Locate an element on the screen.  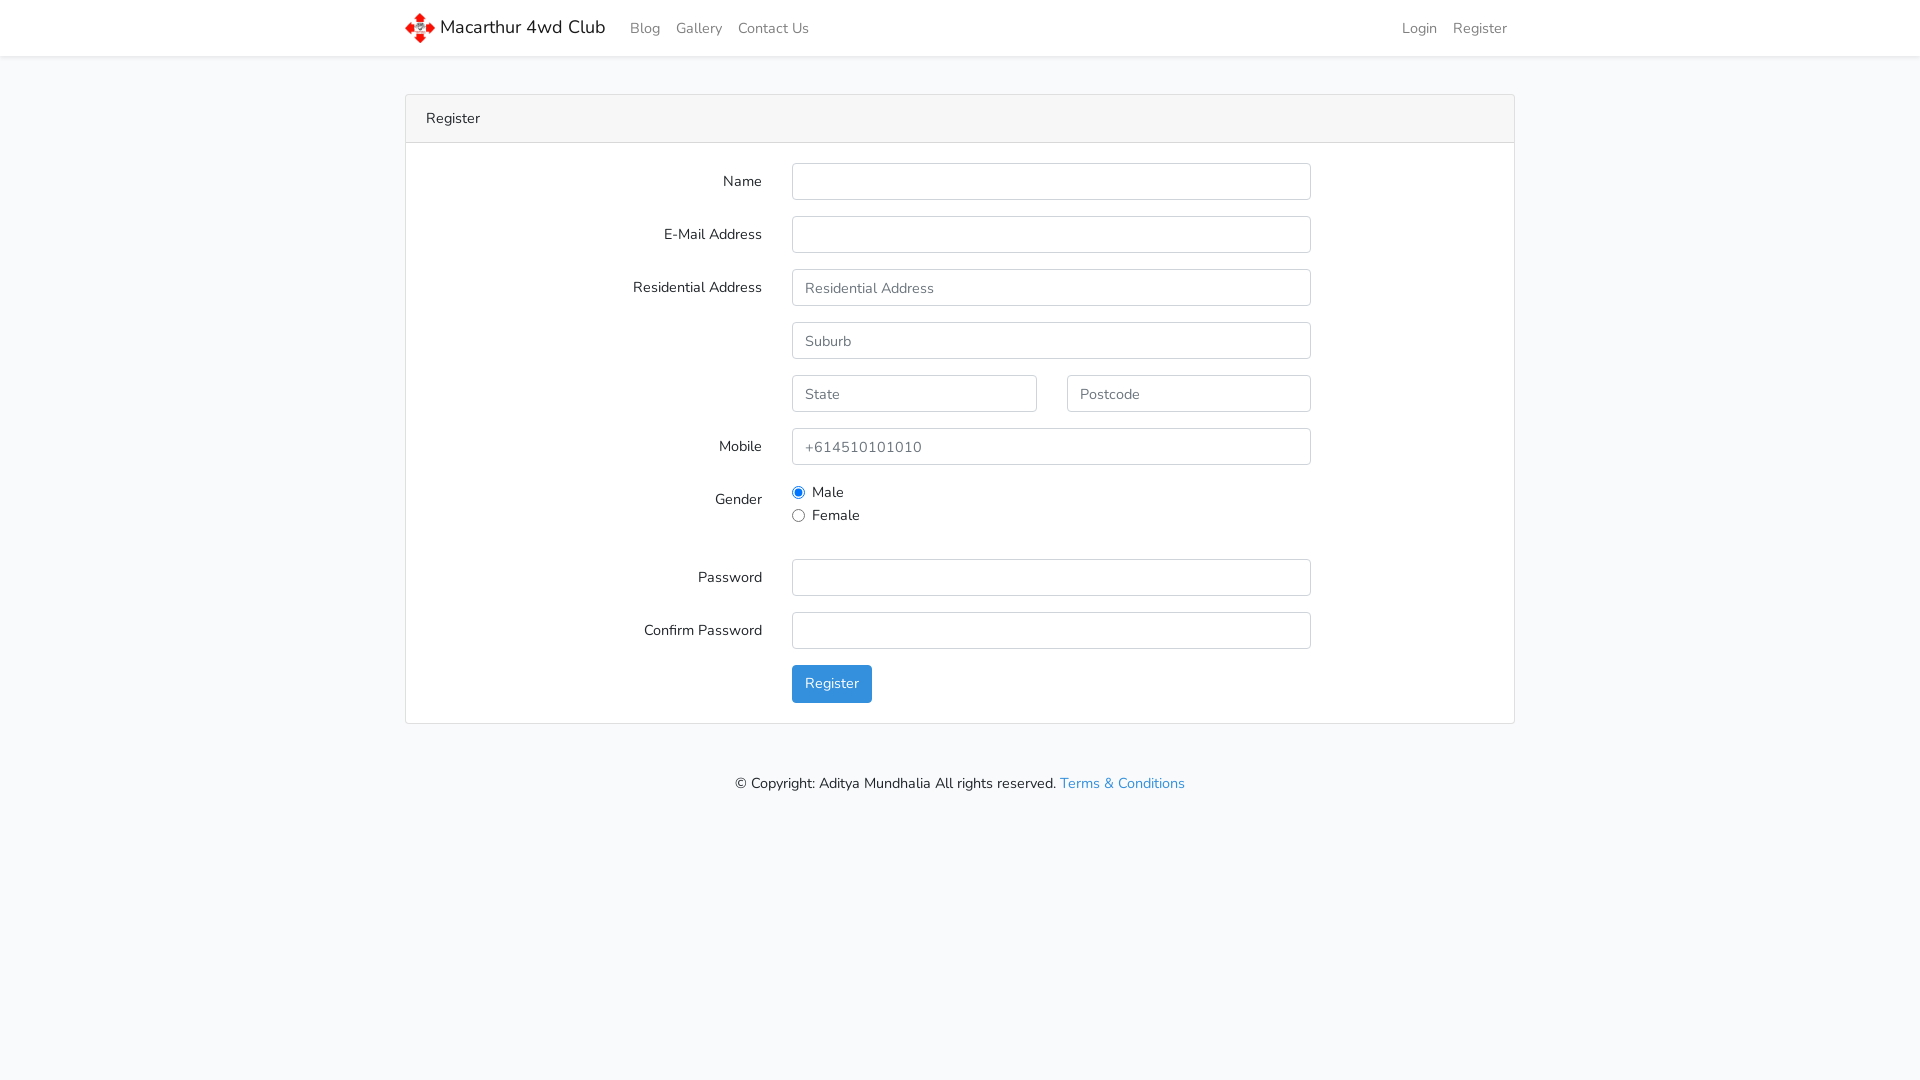
'Login' is located at coordinates (1418, 28).